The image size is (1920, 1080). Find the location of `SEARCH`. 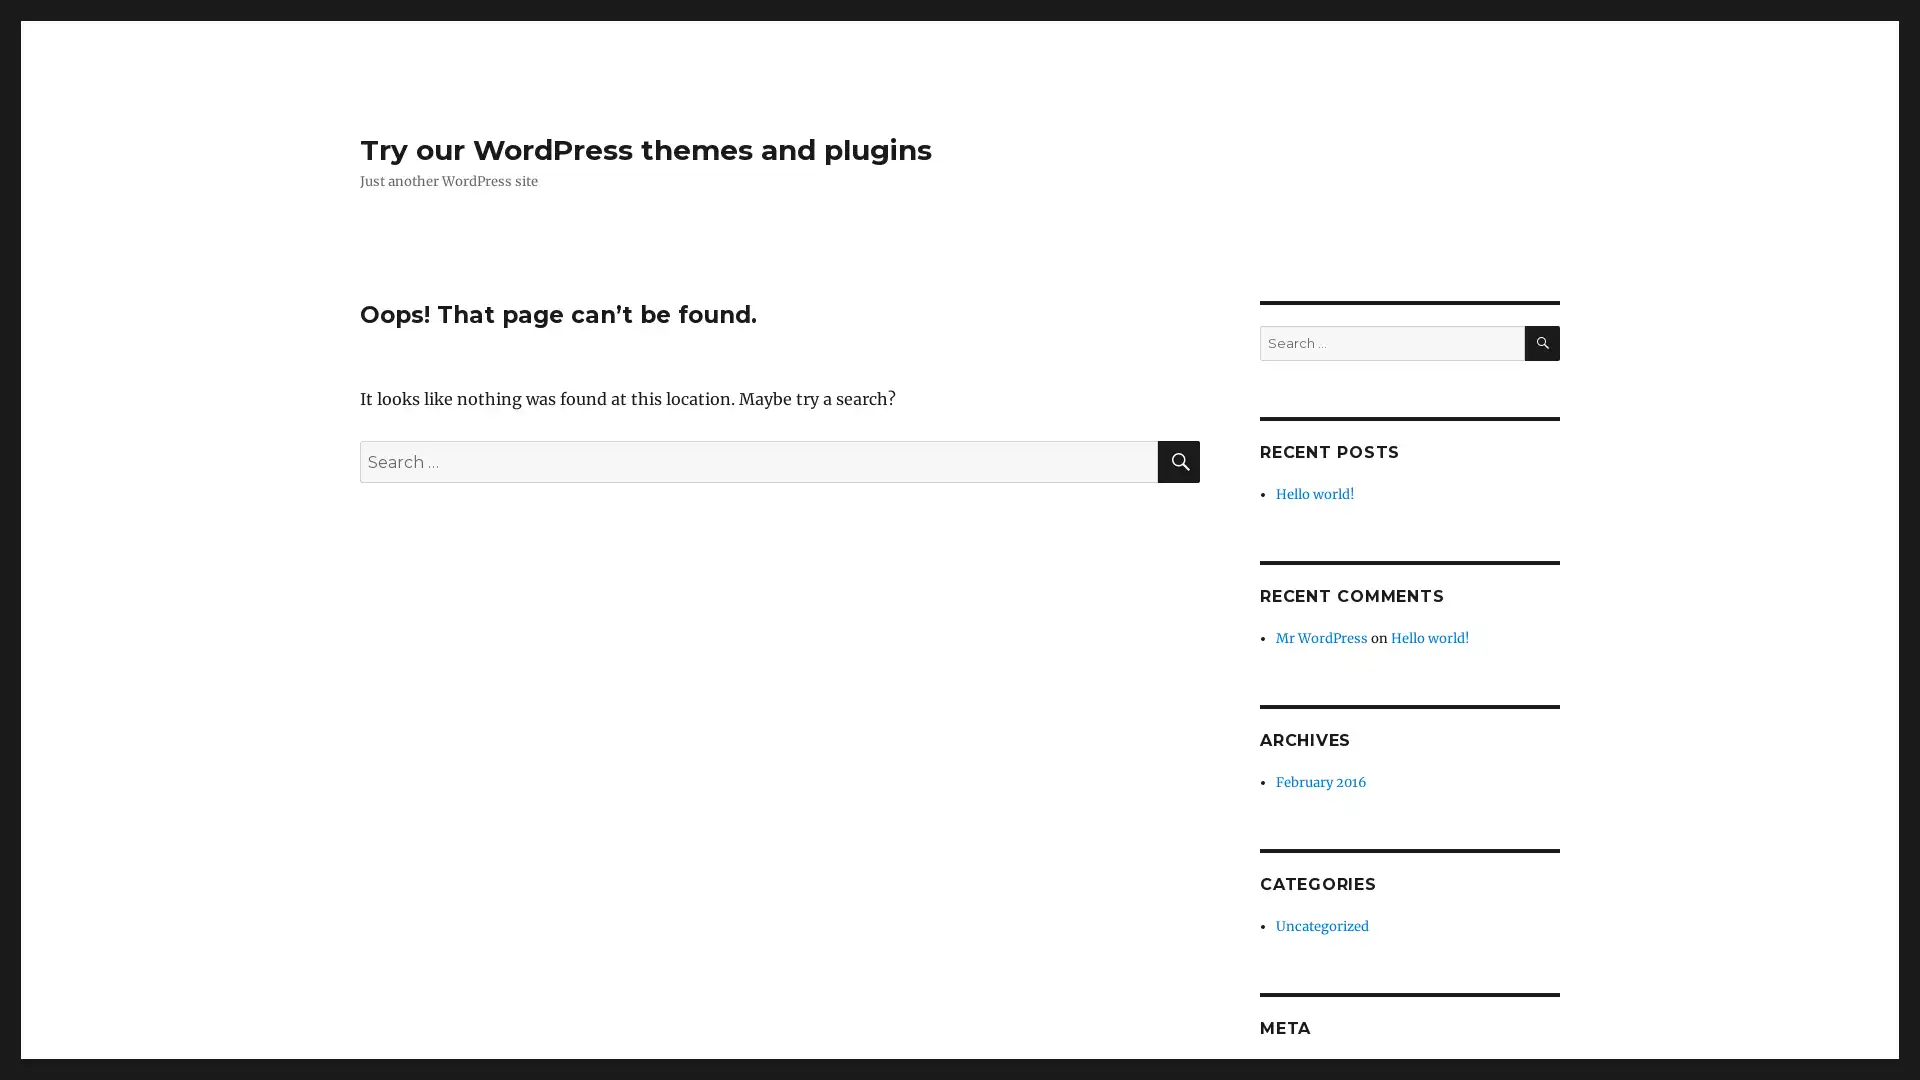

SEARCH is located at coordinates (1179, 462).